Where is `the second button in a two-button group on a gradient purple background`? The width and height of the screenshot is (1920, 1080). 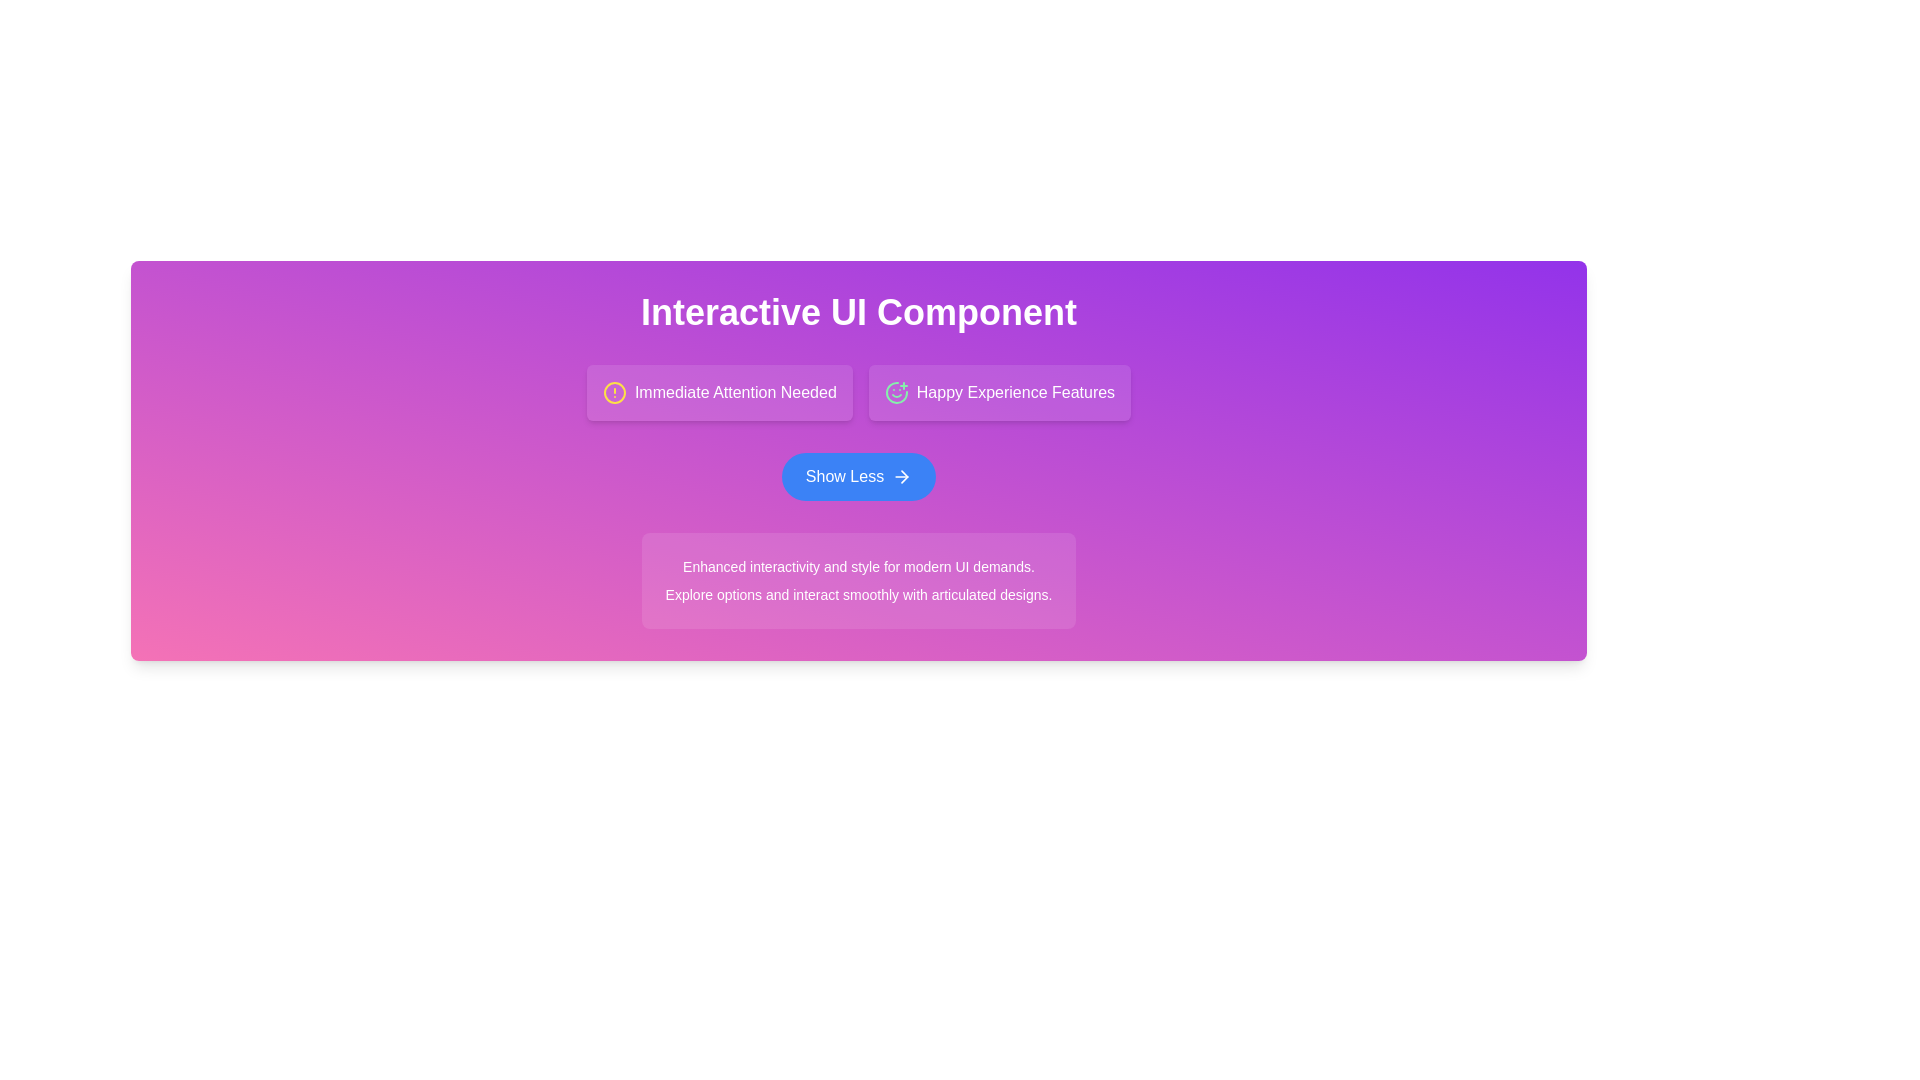 the second button in a two-button group on a gradient purple background is located at coordinates (999, 393).